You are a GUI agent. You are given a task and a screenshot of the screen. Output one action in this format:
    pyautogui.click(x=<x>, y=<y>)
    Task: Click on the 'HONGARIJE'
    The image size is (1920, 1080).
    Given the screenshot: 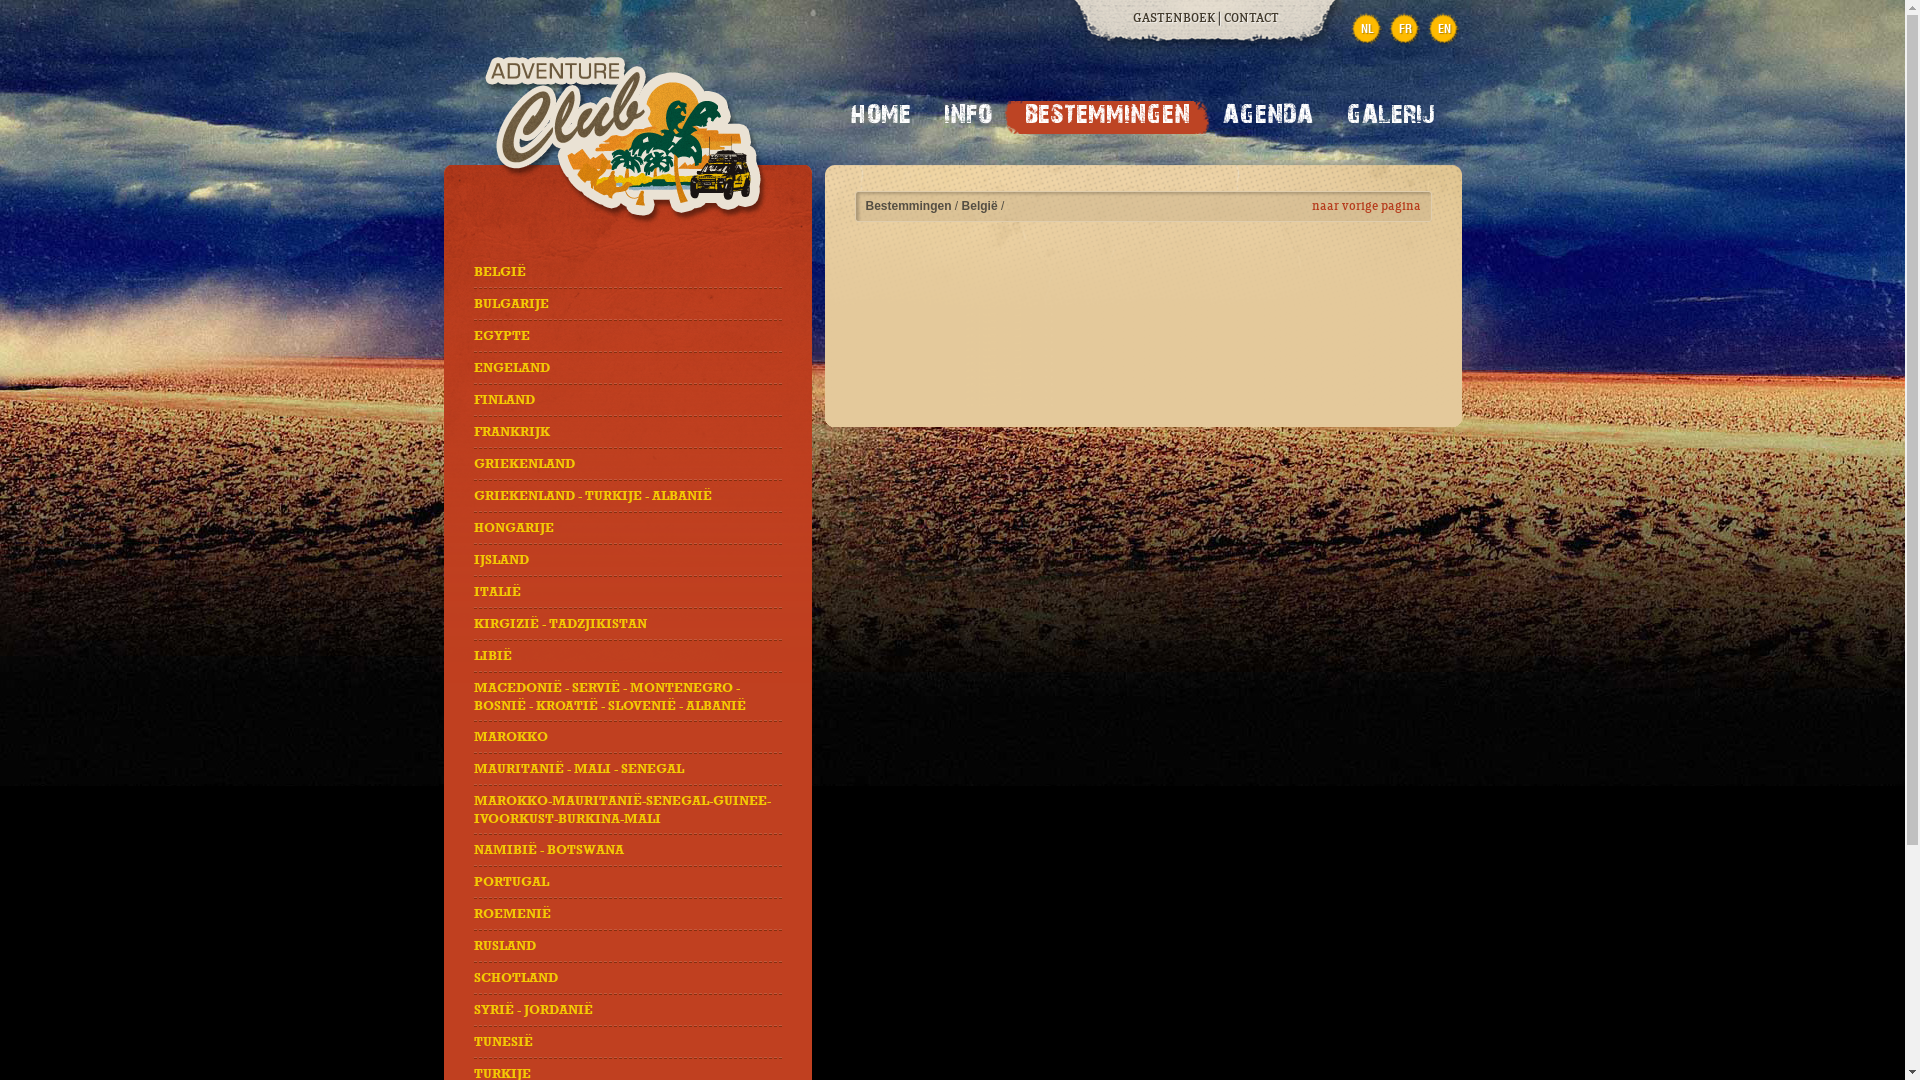 What is the action you would take?
    pyautogui.click(x=513, y=527)
    